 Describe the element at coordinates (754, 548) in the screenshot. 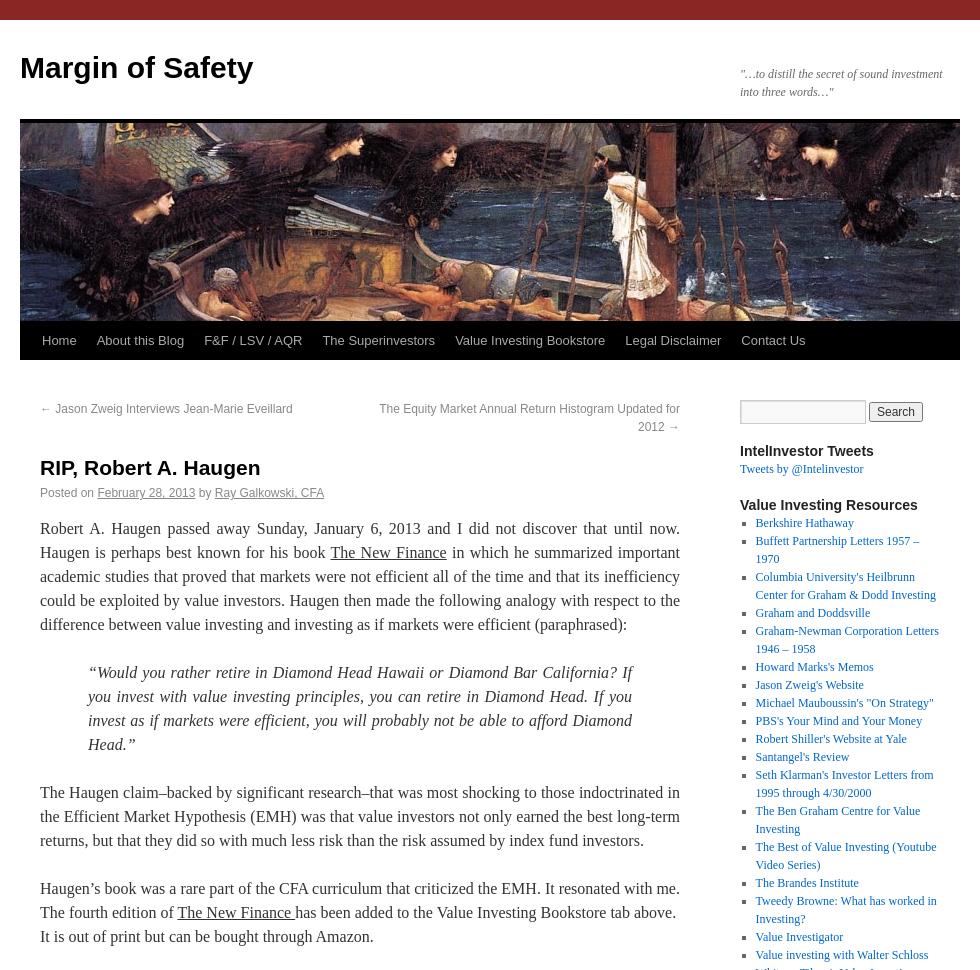

I see `'Buffett Partnership Letters 1957 – 1970'` at that location.